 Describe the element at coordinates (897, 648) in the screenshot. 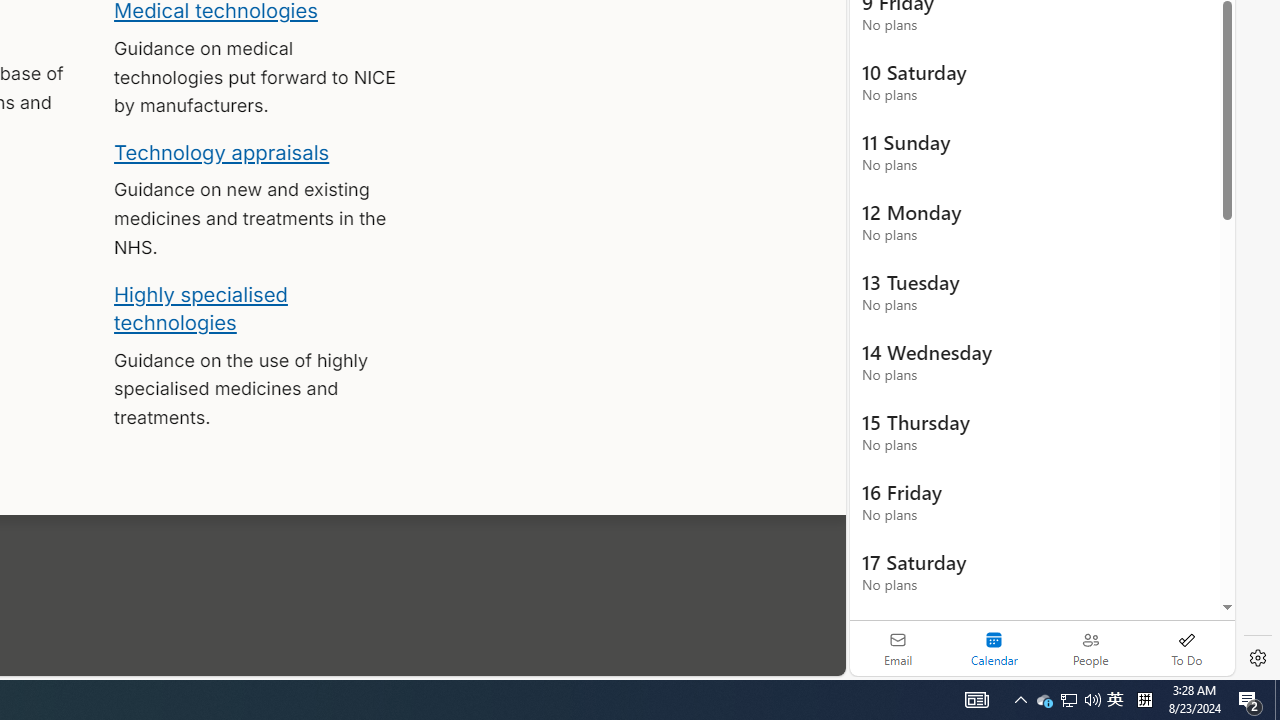

I see `'Email'` at that location.